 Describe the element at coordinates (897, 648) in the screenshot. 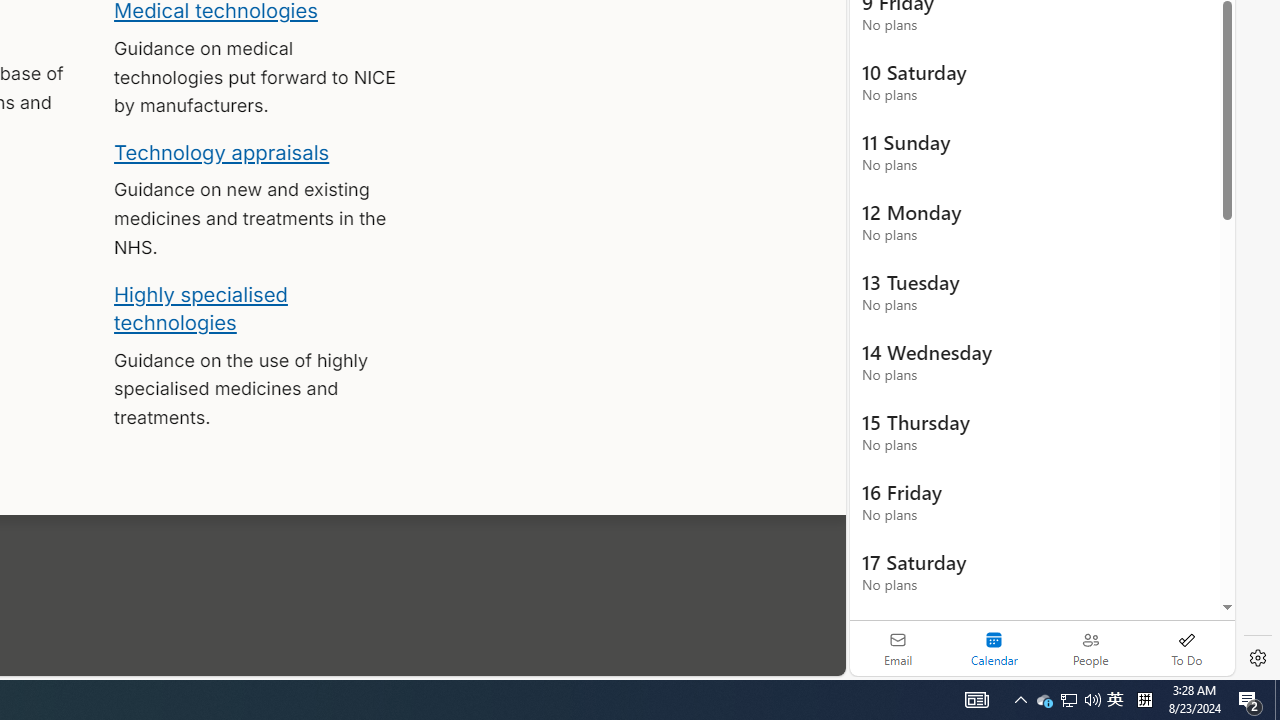

I see `'Email'` at that location.